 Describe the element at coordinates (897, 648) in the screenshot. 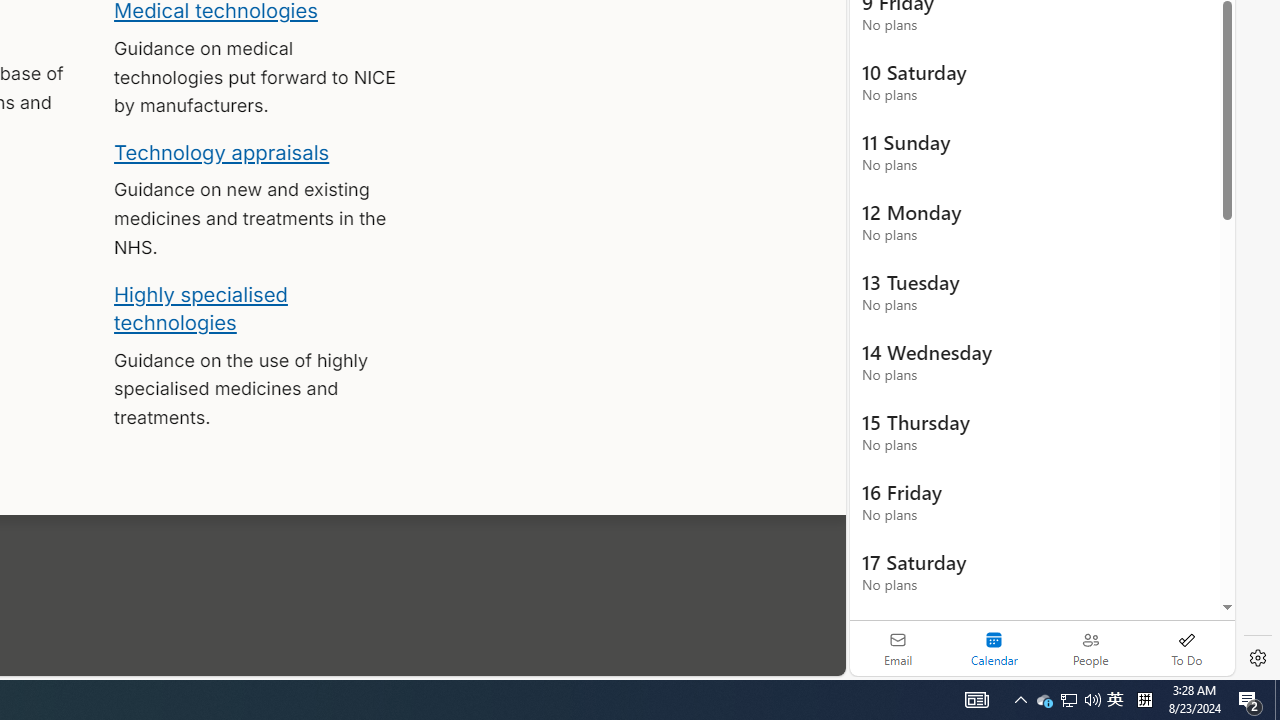

I see `'Email'` at that location.